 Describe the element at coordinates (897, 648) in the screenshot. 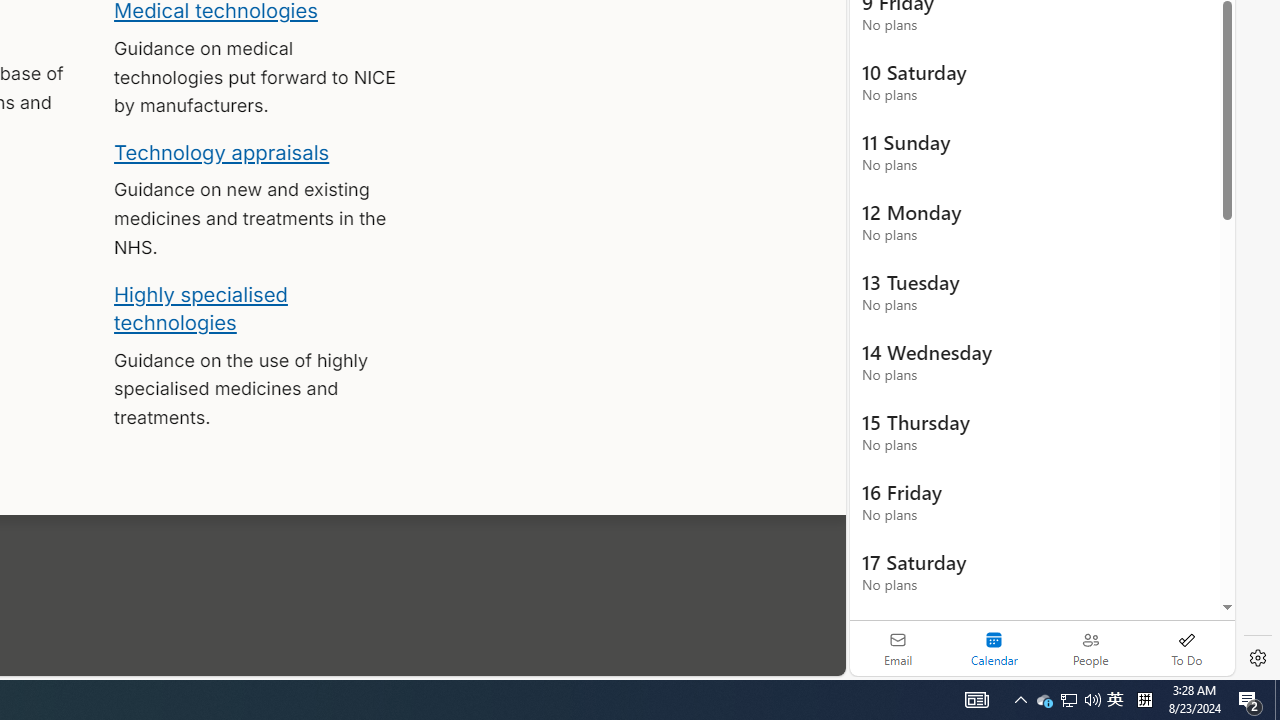

I see `'Email'` at that location.